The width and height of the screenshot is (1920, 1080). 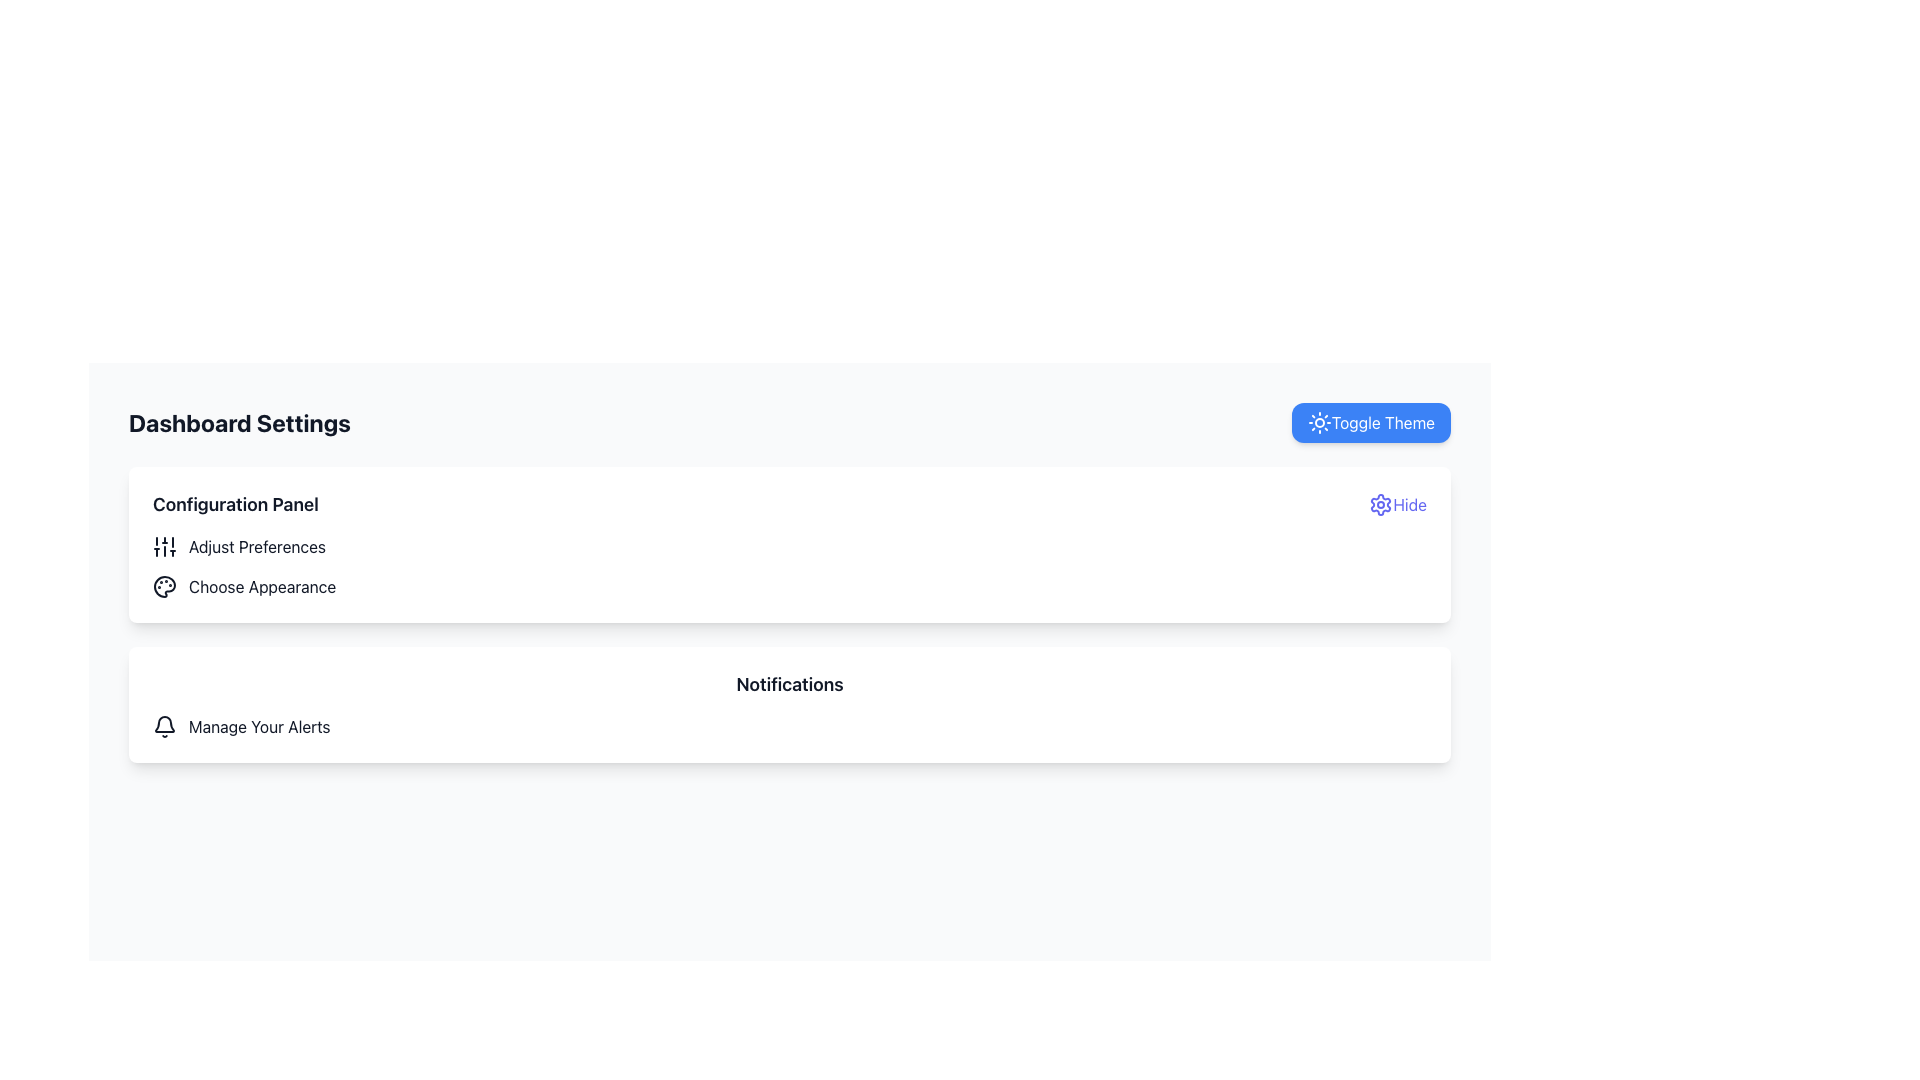 I want to click on the notification icon, which is the first icon on the left within the 'Notifications' section, indicating alerts or messages, so click(x=164, y=726).